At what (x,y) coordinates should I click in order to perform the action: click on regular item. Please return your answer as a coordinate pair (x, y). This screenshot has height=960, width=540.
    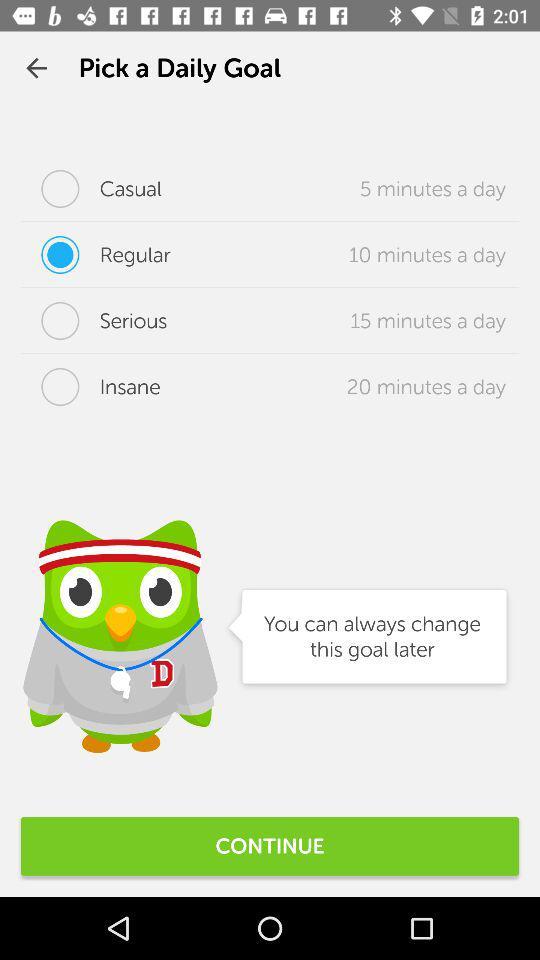
    Looking at the image, I should click on (94, 253).